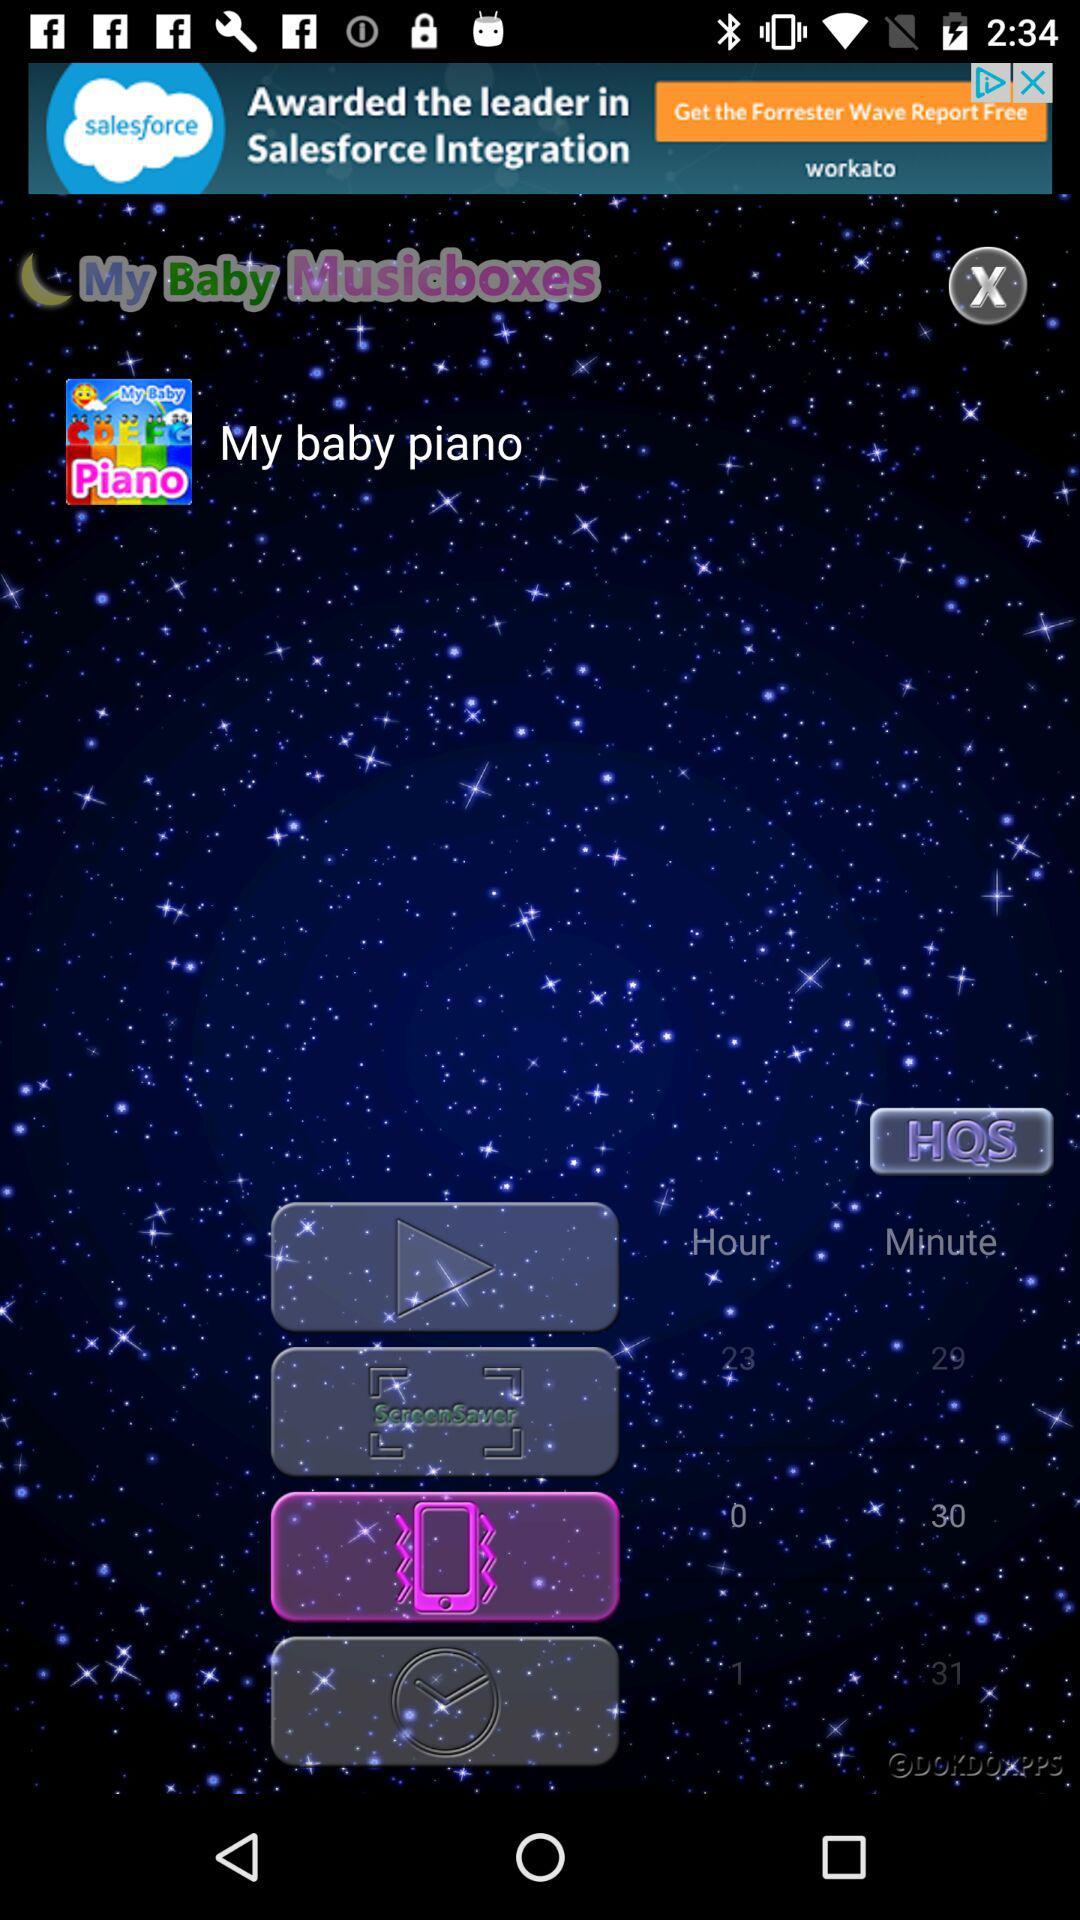 This screenshot has width=1080, height=1920. Describe the element at coordinates (540, 127) in the screenshot. I see `find out more` at that location.